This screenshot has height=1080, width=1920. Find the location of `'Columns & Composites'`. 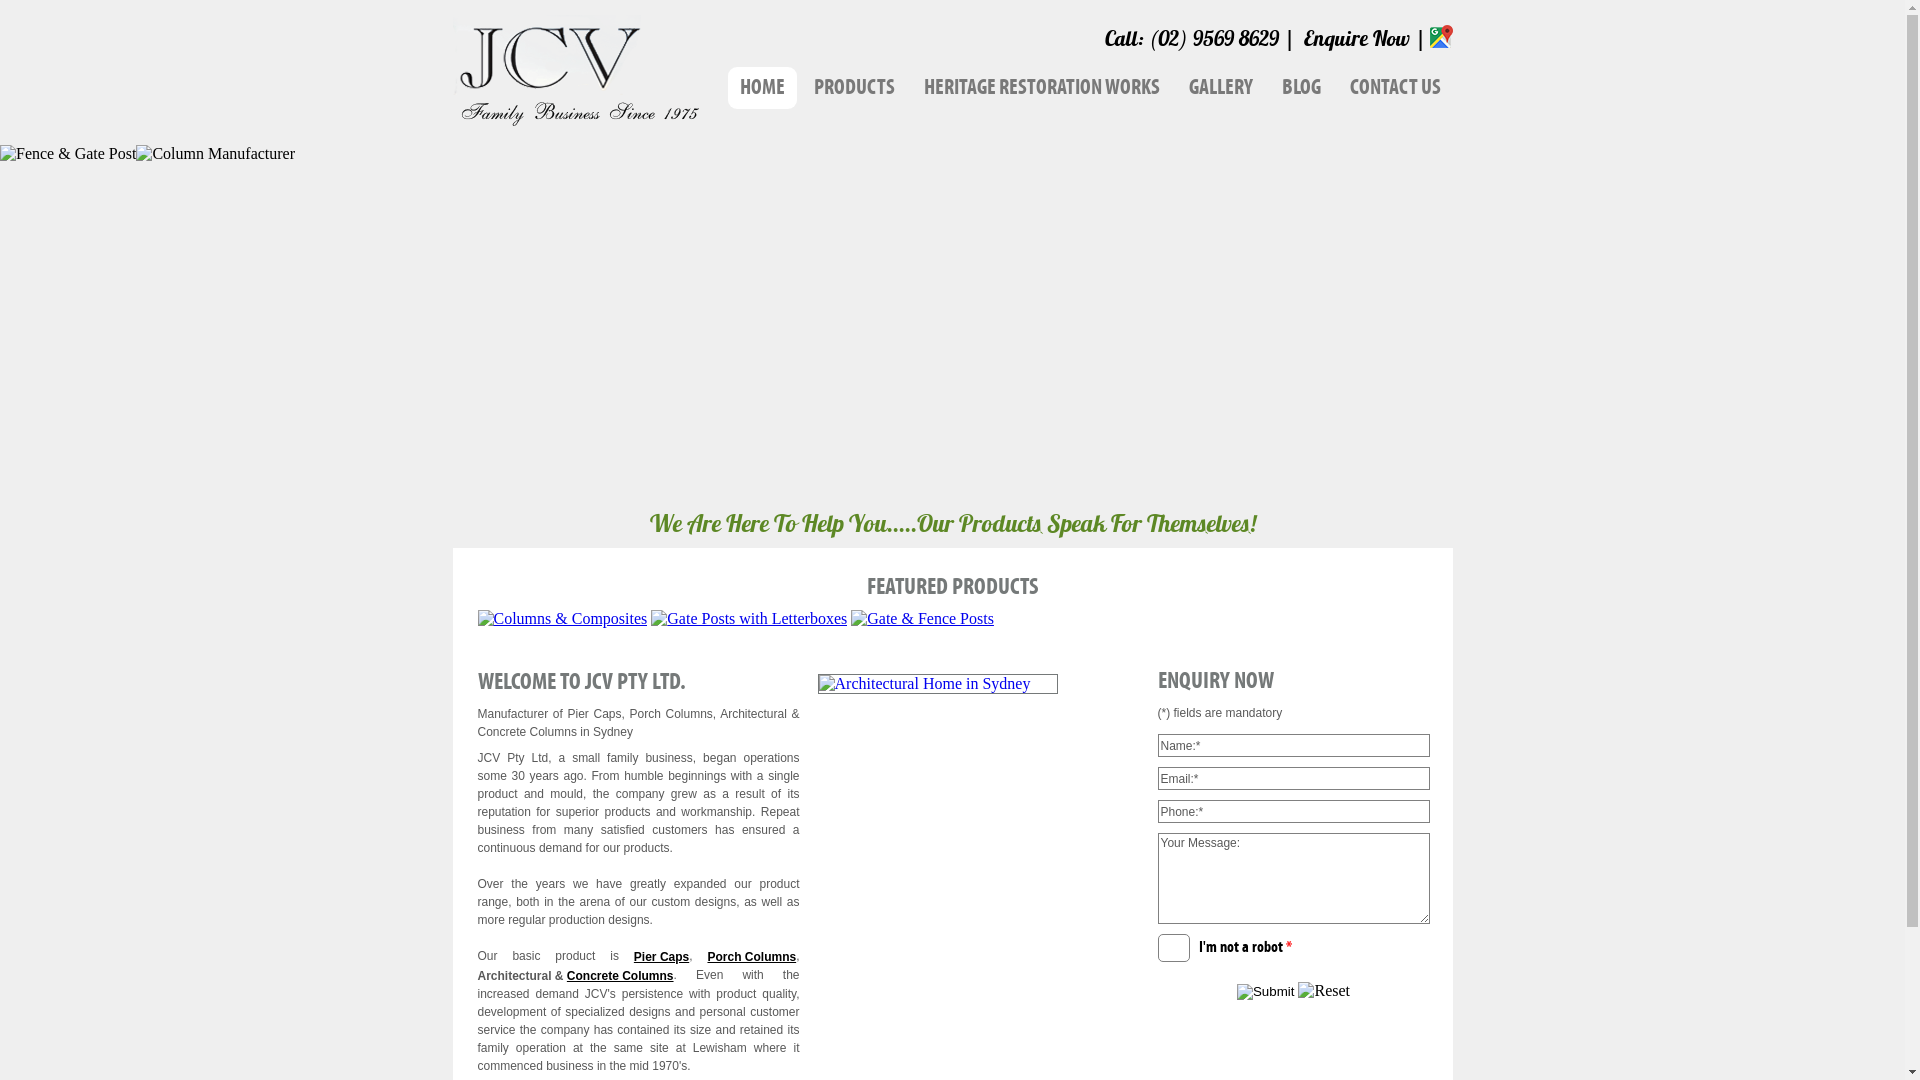

'Columns & Composites' is located at coordinates (477, 617).